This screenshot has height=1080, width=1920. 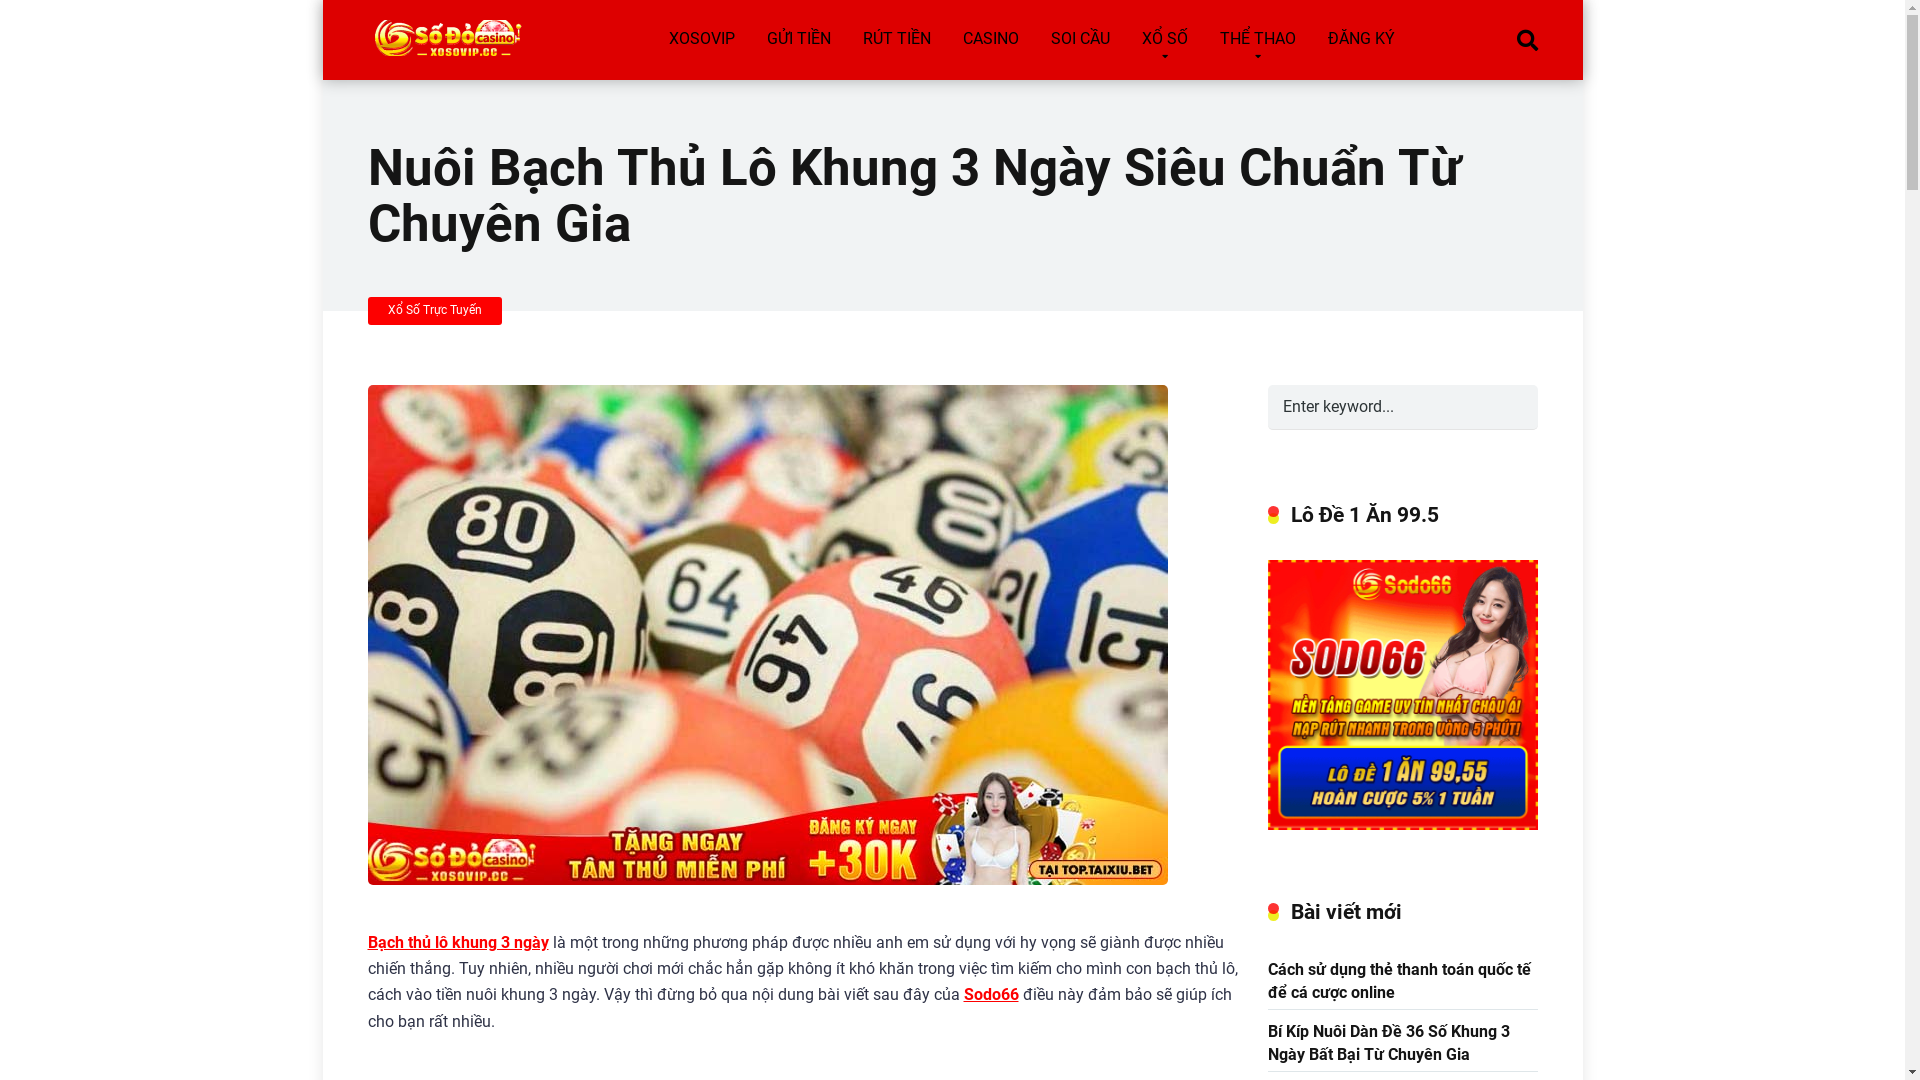 What do you see at coordinates (991, 994) in the screenshot?
I see `'Sodo66'` at bounding box center [991, 994].